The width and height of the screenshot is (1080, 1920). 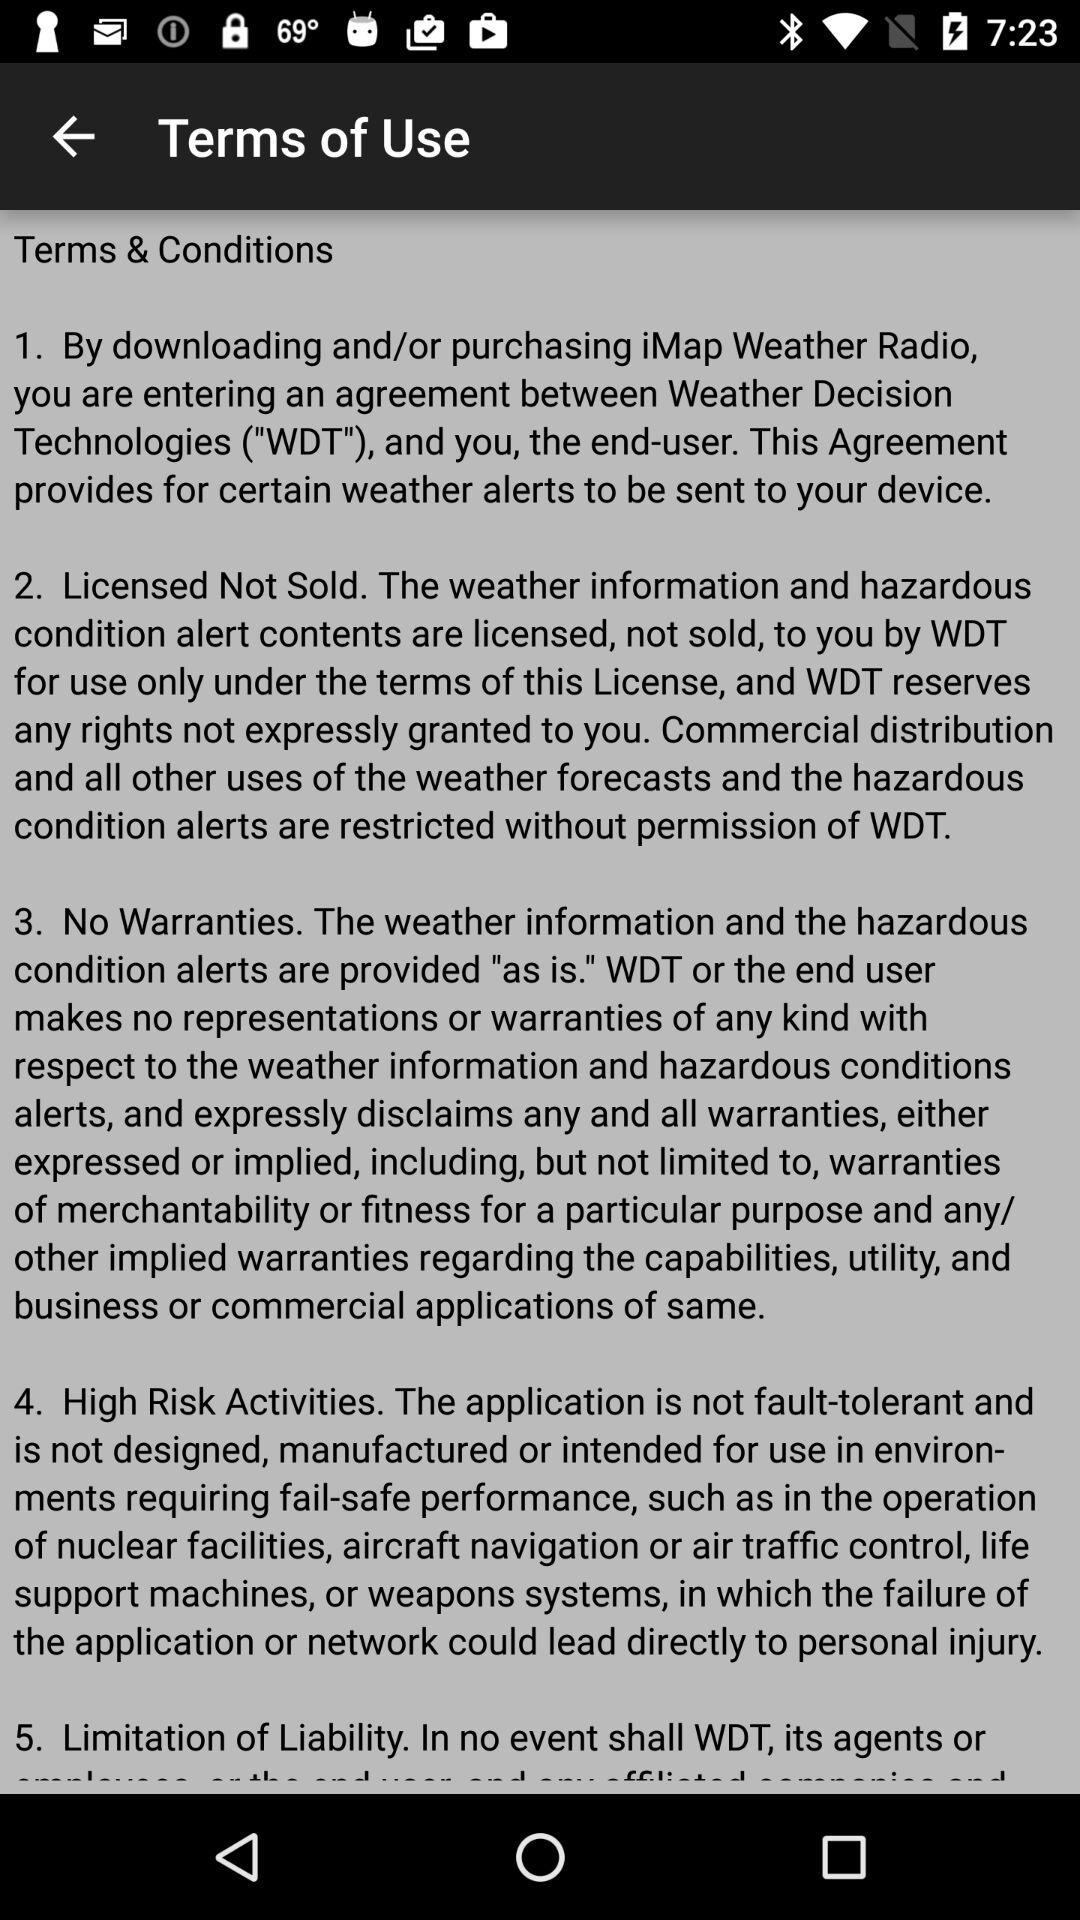 I want to click on the terms conditions 1, so click(x=540, y=1002).